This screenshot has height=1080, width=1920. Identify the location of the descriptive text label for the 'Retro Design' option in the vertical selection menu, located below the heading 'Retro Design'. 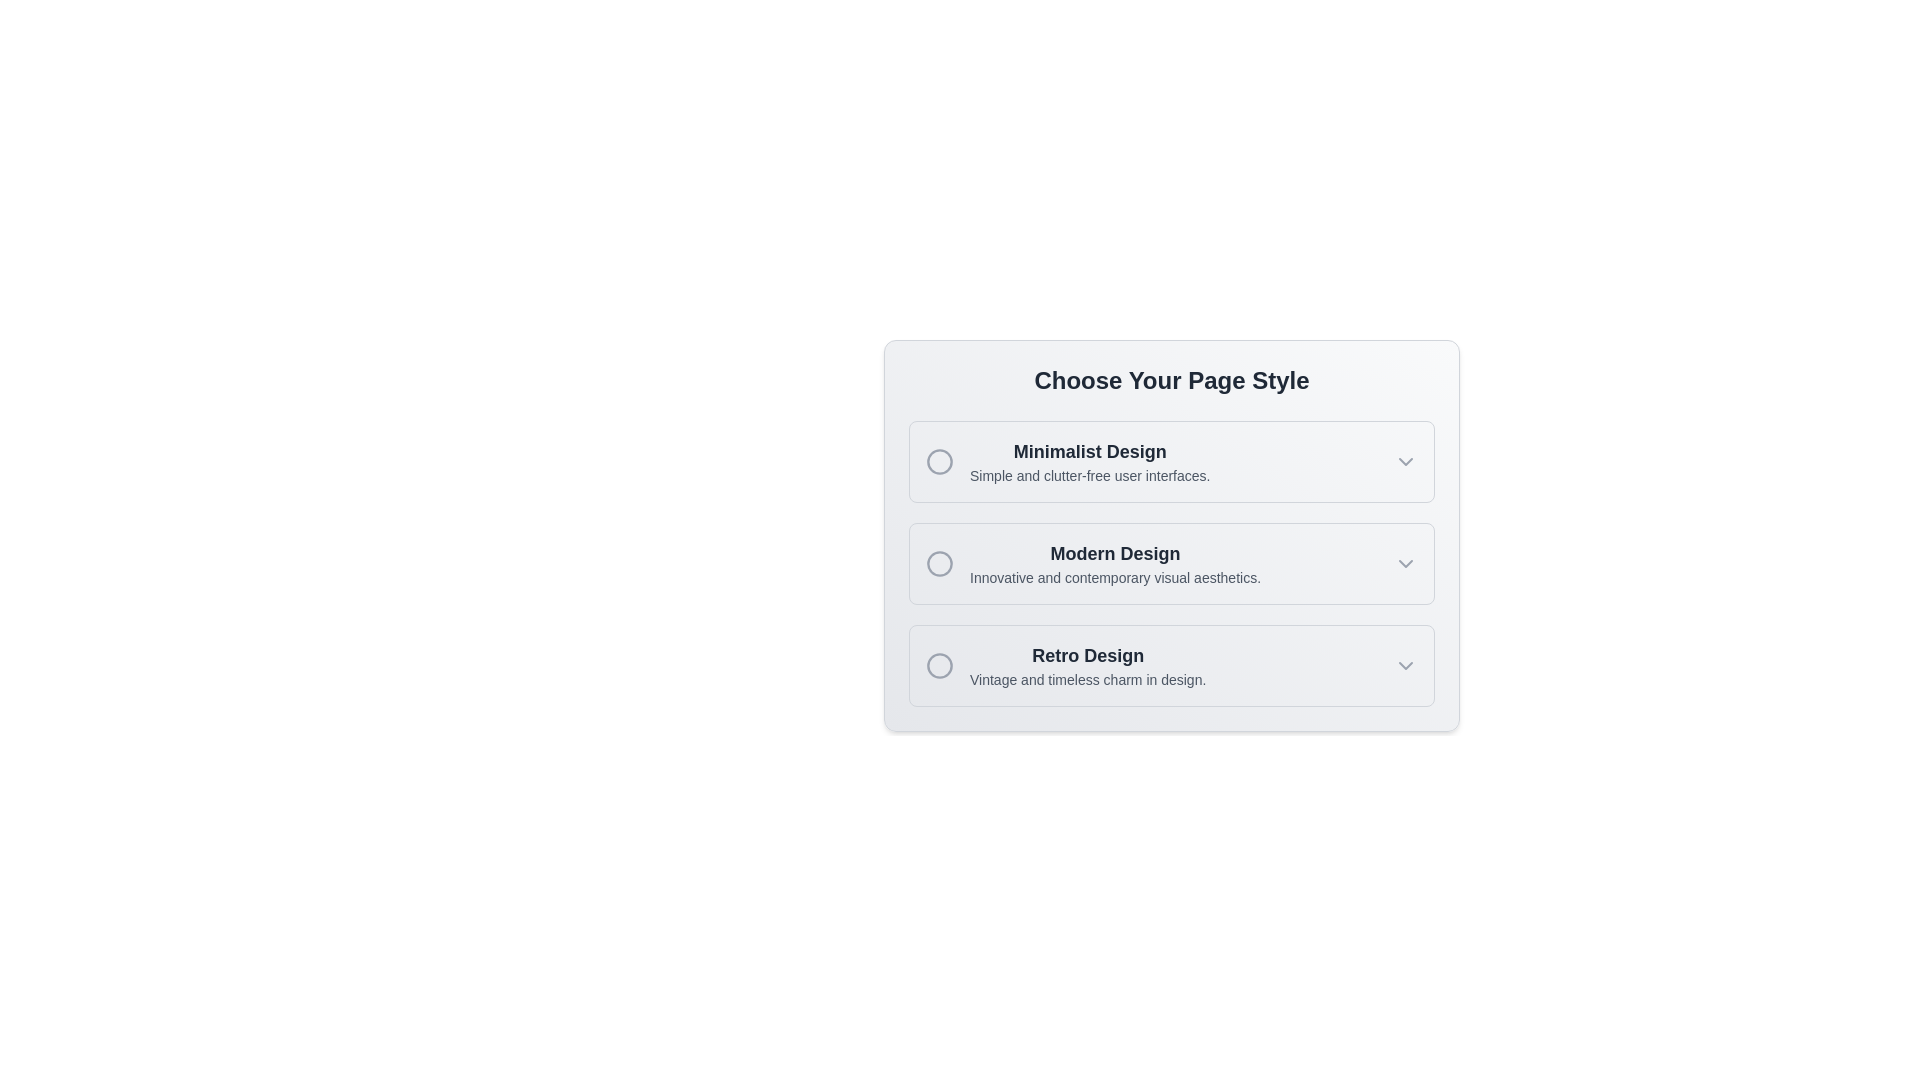
(1087, 678).